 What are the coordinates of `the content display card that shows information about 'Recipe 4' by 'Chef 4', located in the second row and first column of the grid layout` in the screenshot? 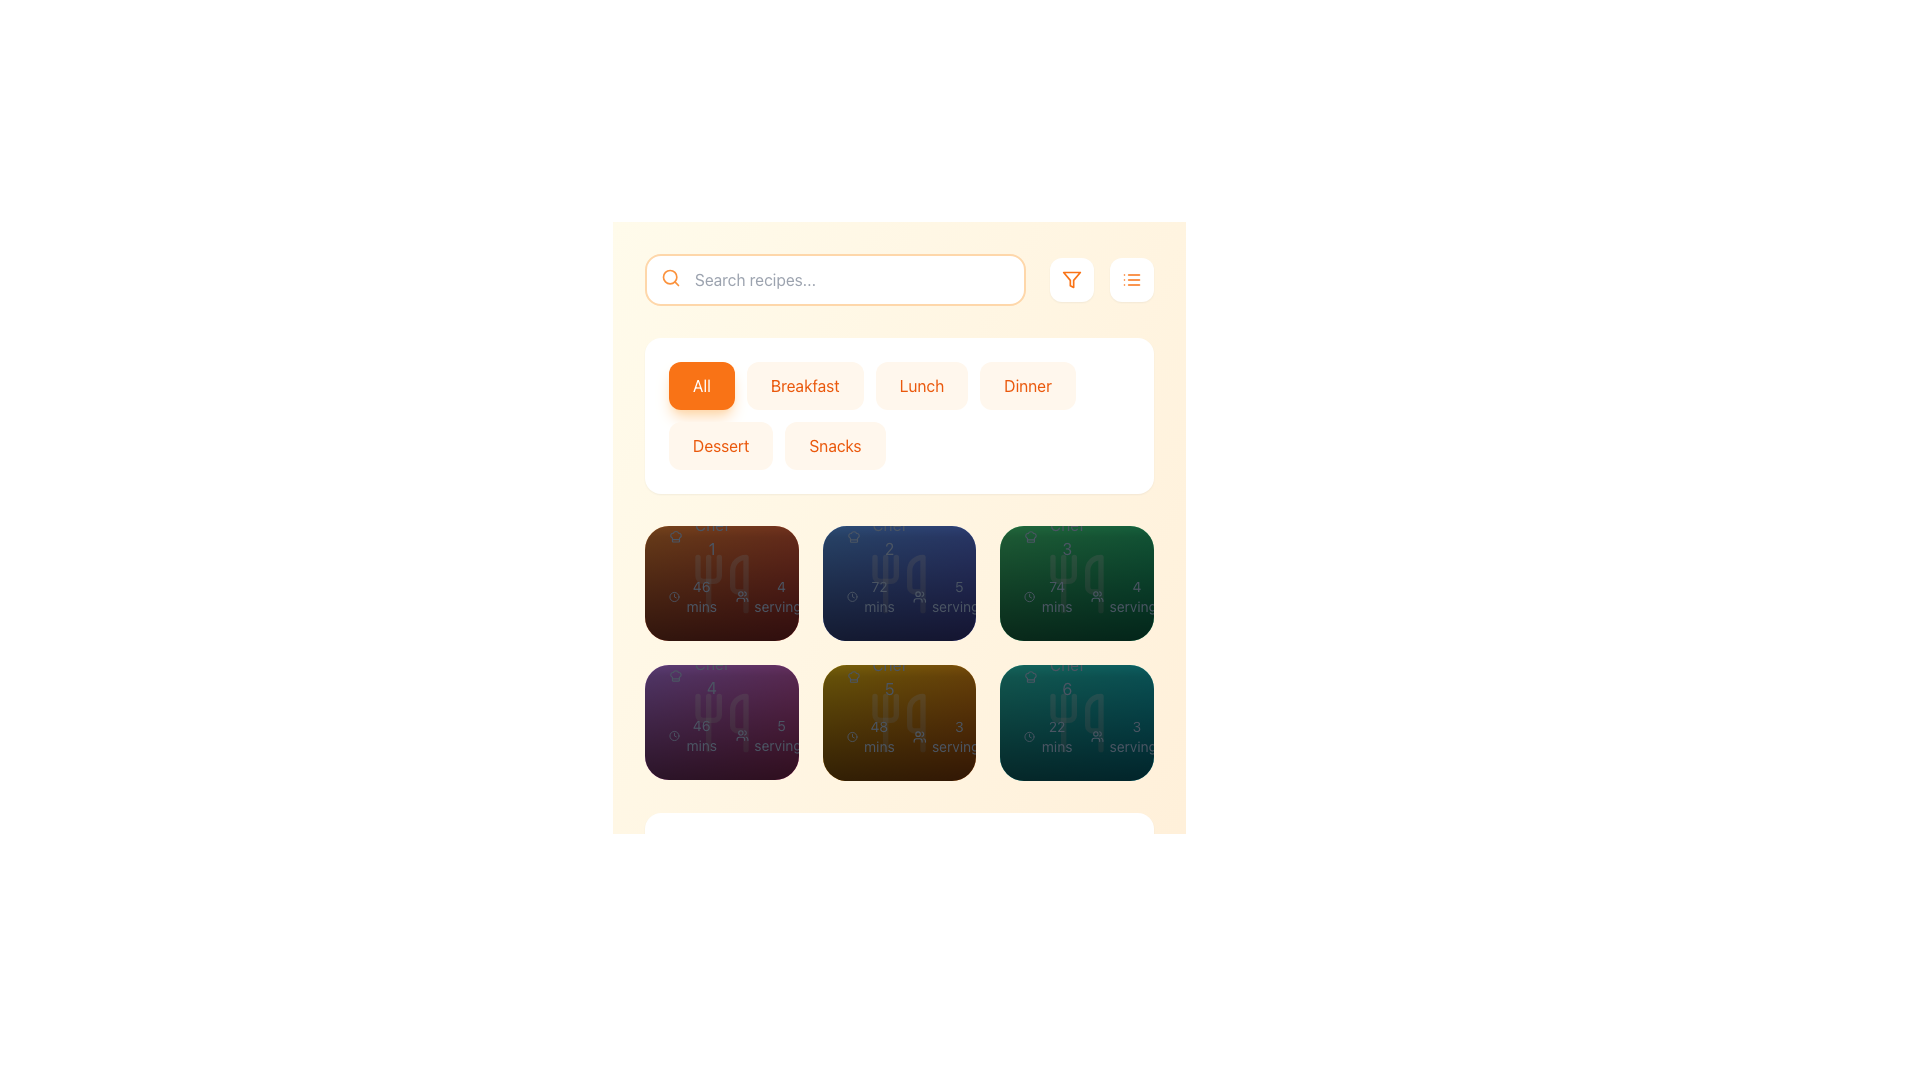 It's located at (700, 648).